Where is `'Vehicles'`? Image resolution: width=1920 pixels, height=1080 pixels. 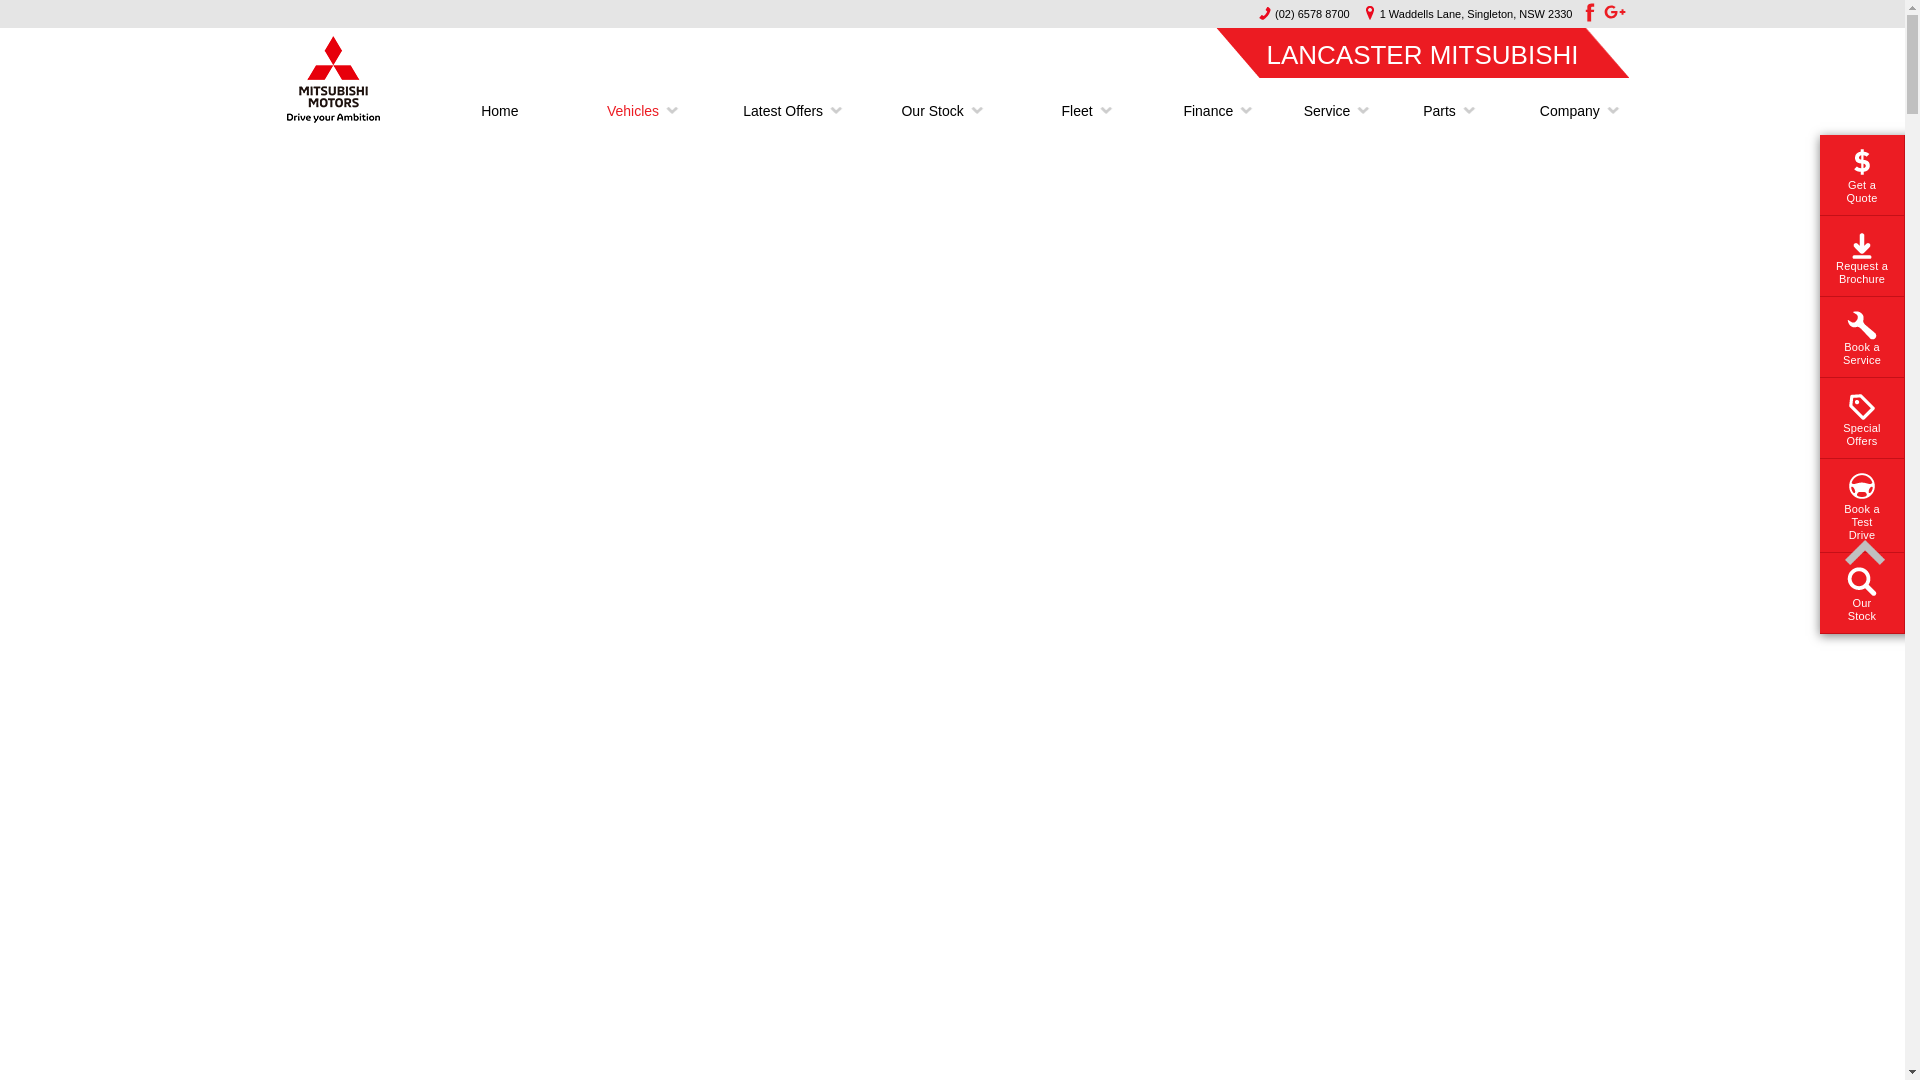
'Vehicles' is located at coordinates (632, 111).